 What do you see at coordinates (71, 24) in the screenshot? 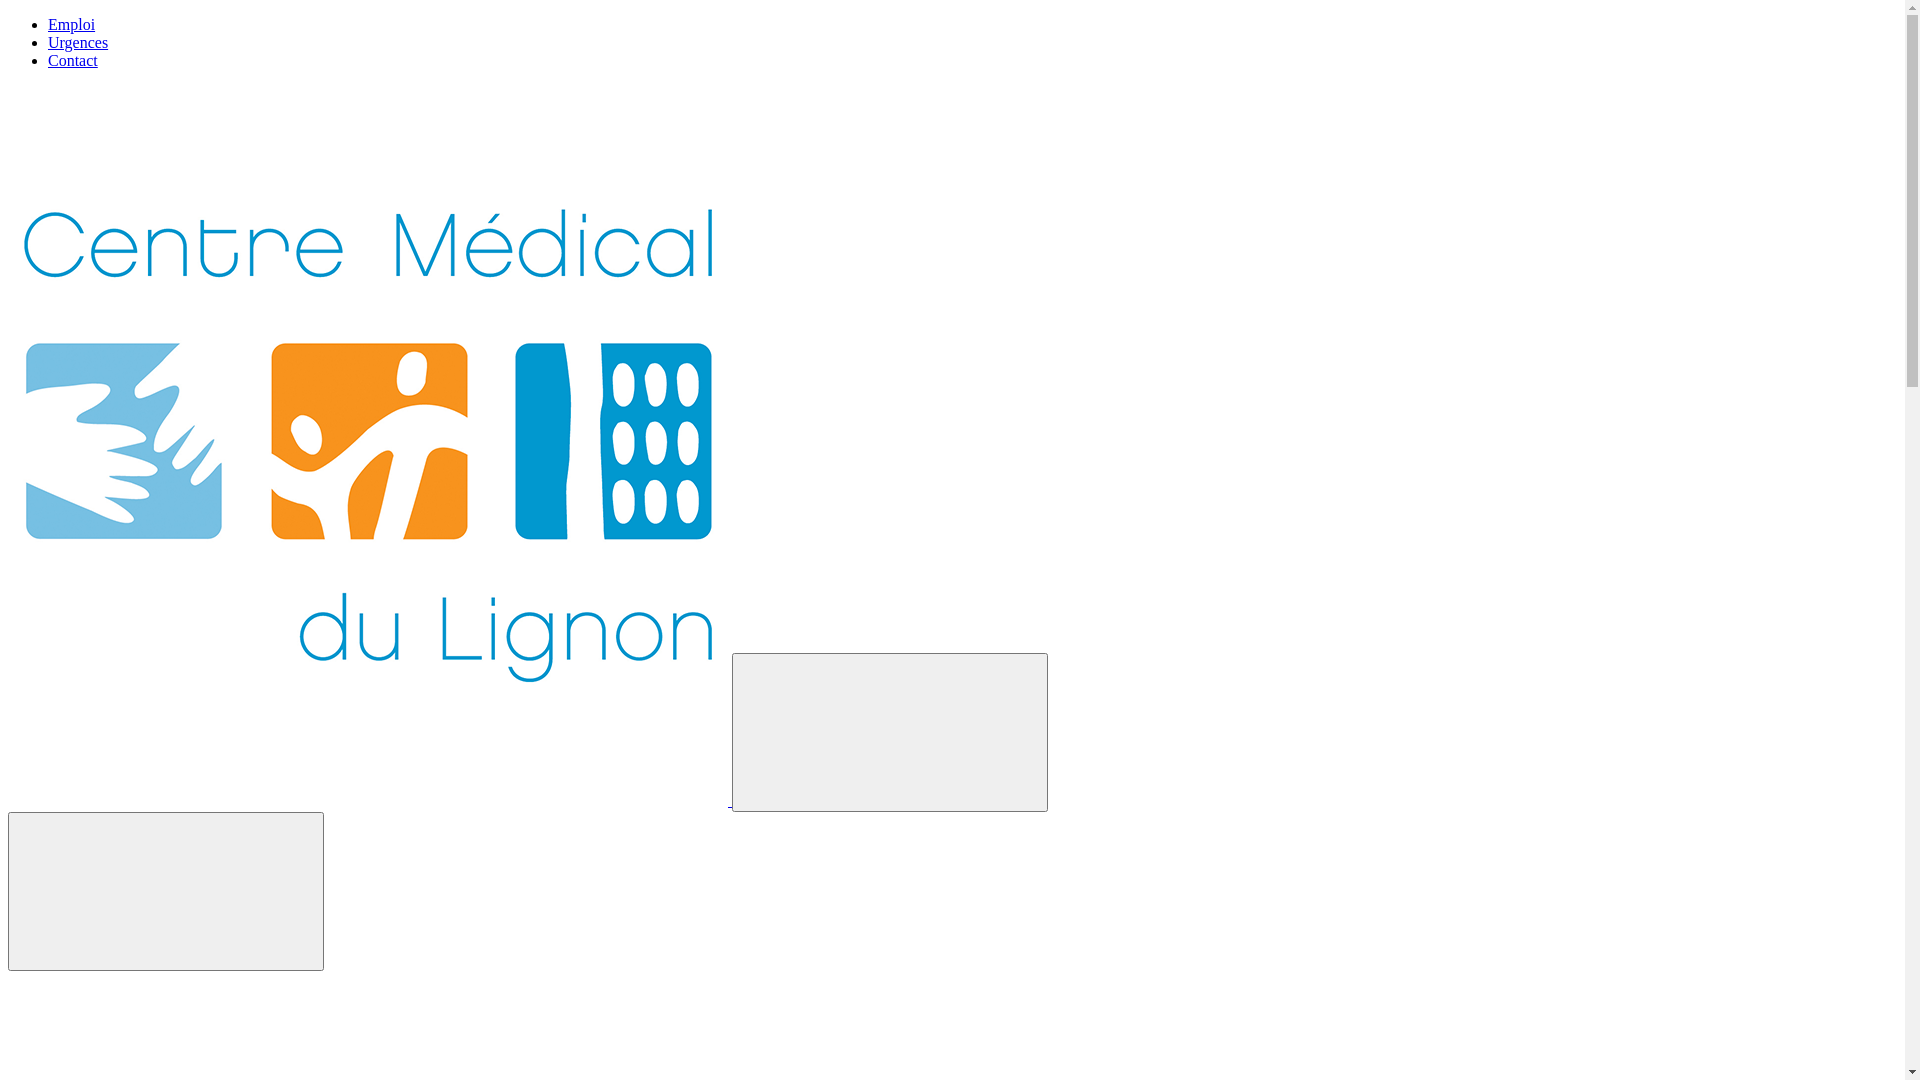
I see `'Emploi'` at bounding box center [71, 24].